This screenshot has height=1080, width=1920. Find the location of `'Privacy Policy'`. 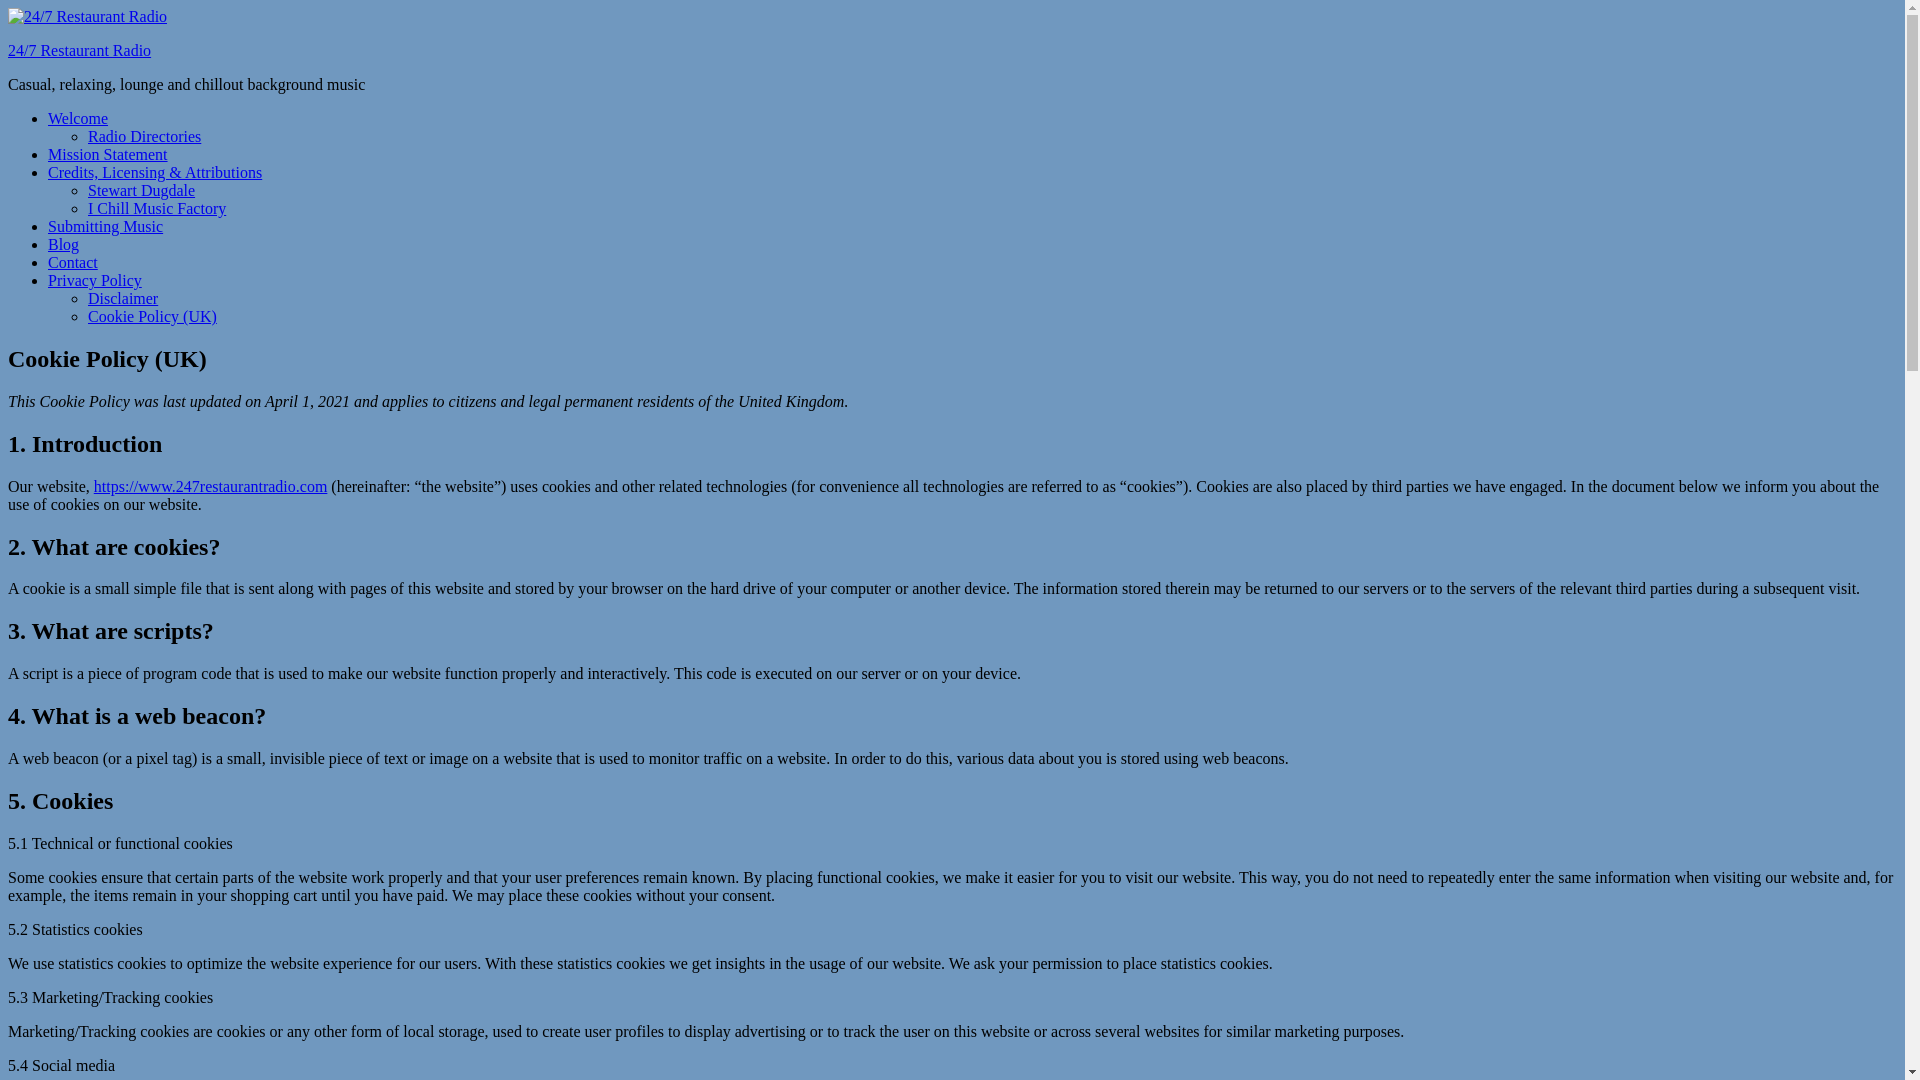

'Privacy Policy' is located at coordinates (94, 280).